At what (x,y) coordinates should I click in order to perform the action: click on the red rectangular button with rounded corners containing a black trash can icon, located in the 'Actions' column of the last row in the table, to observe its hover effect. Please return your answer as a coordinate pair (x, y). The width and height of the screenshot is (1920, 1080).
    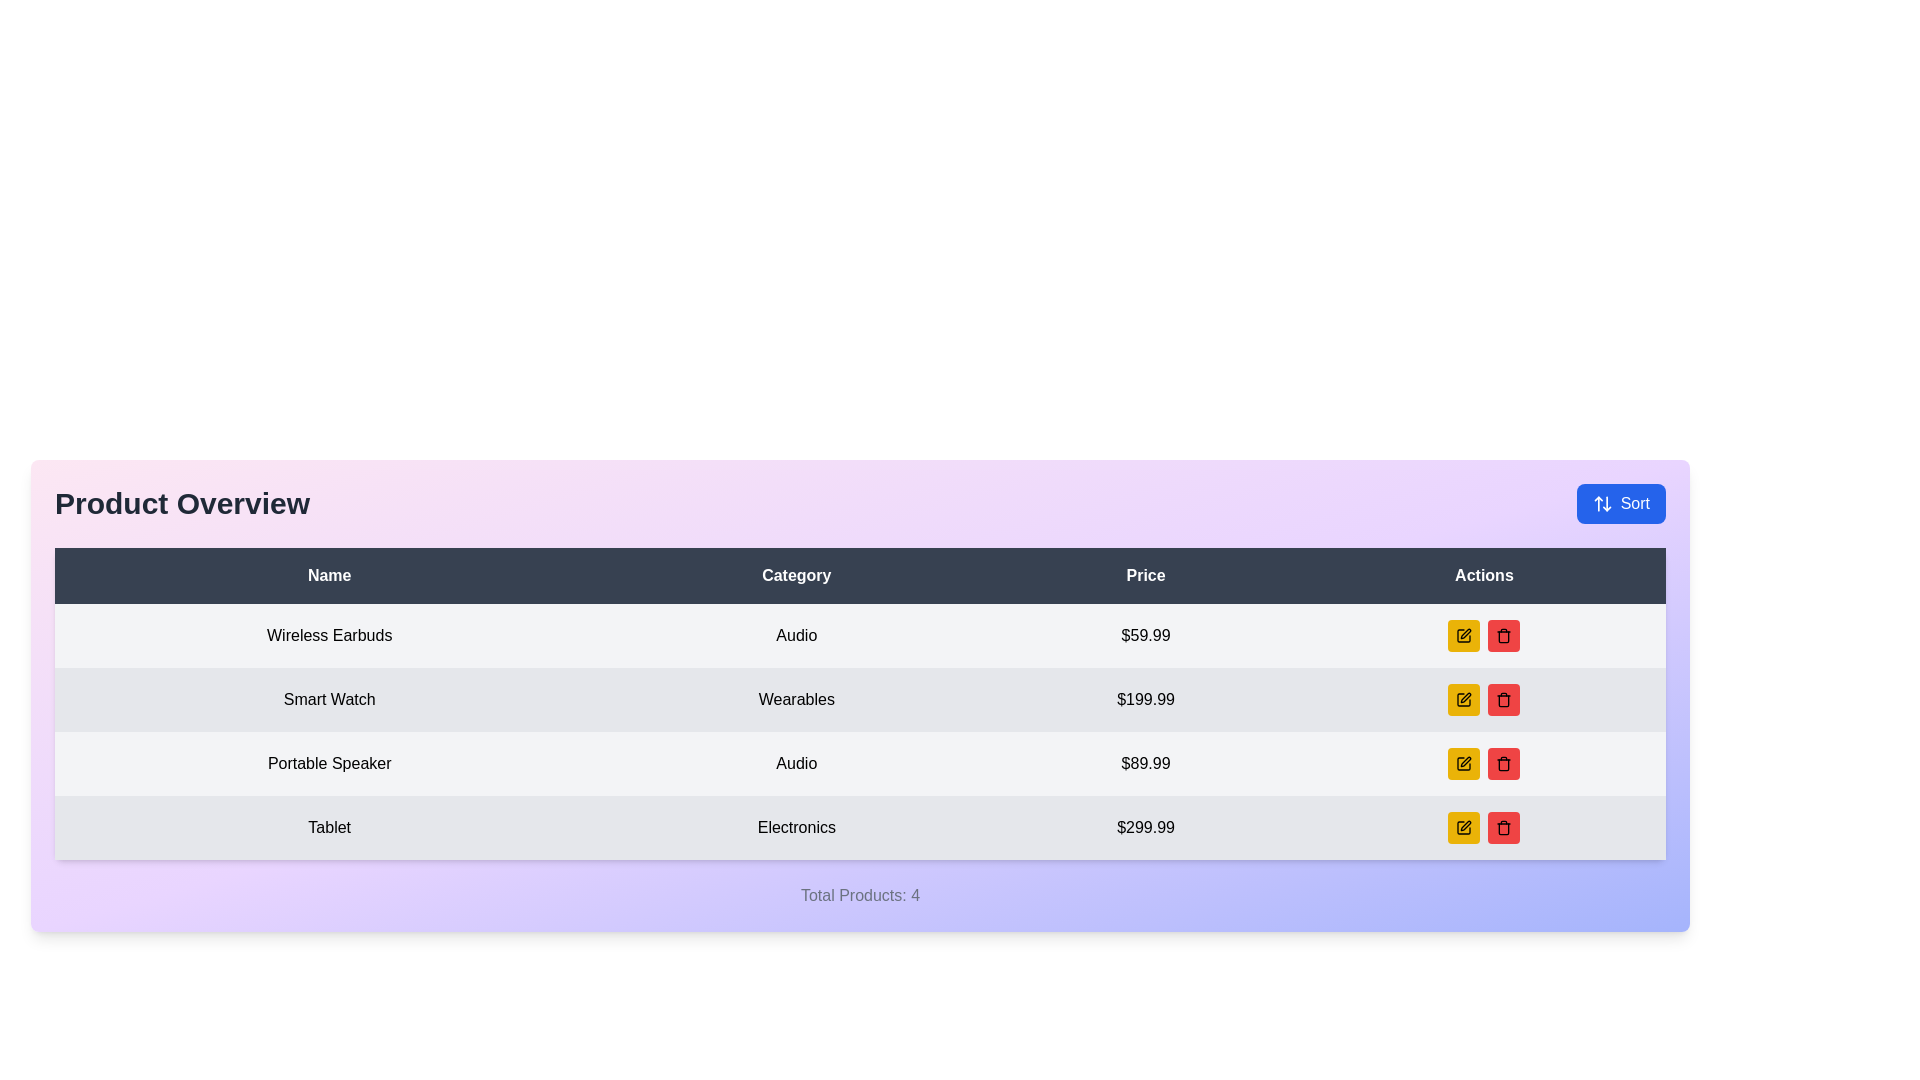
    Looking at the image, I should click on (1504, 828).